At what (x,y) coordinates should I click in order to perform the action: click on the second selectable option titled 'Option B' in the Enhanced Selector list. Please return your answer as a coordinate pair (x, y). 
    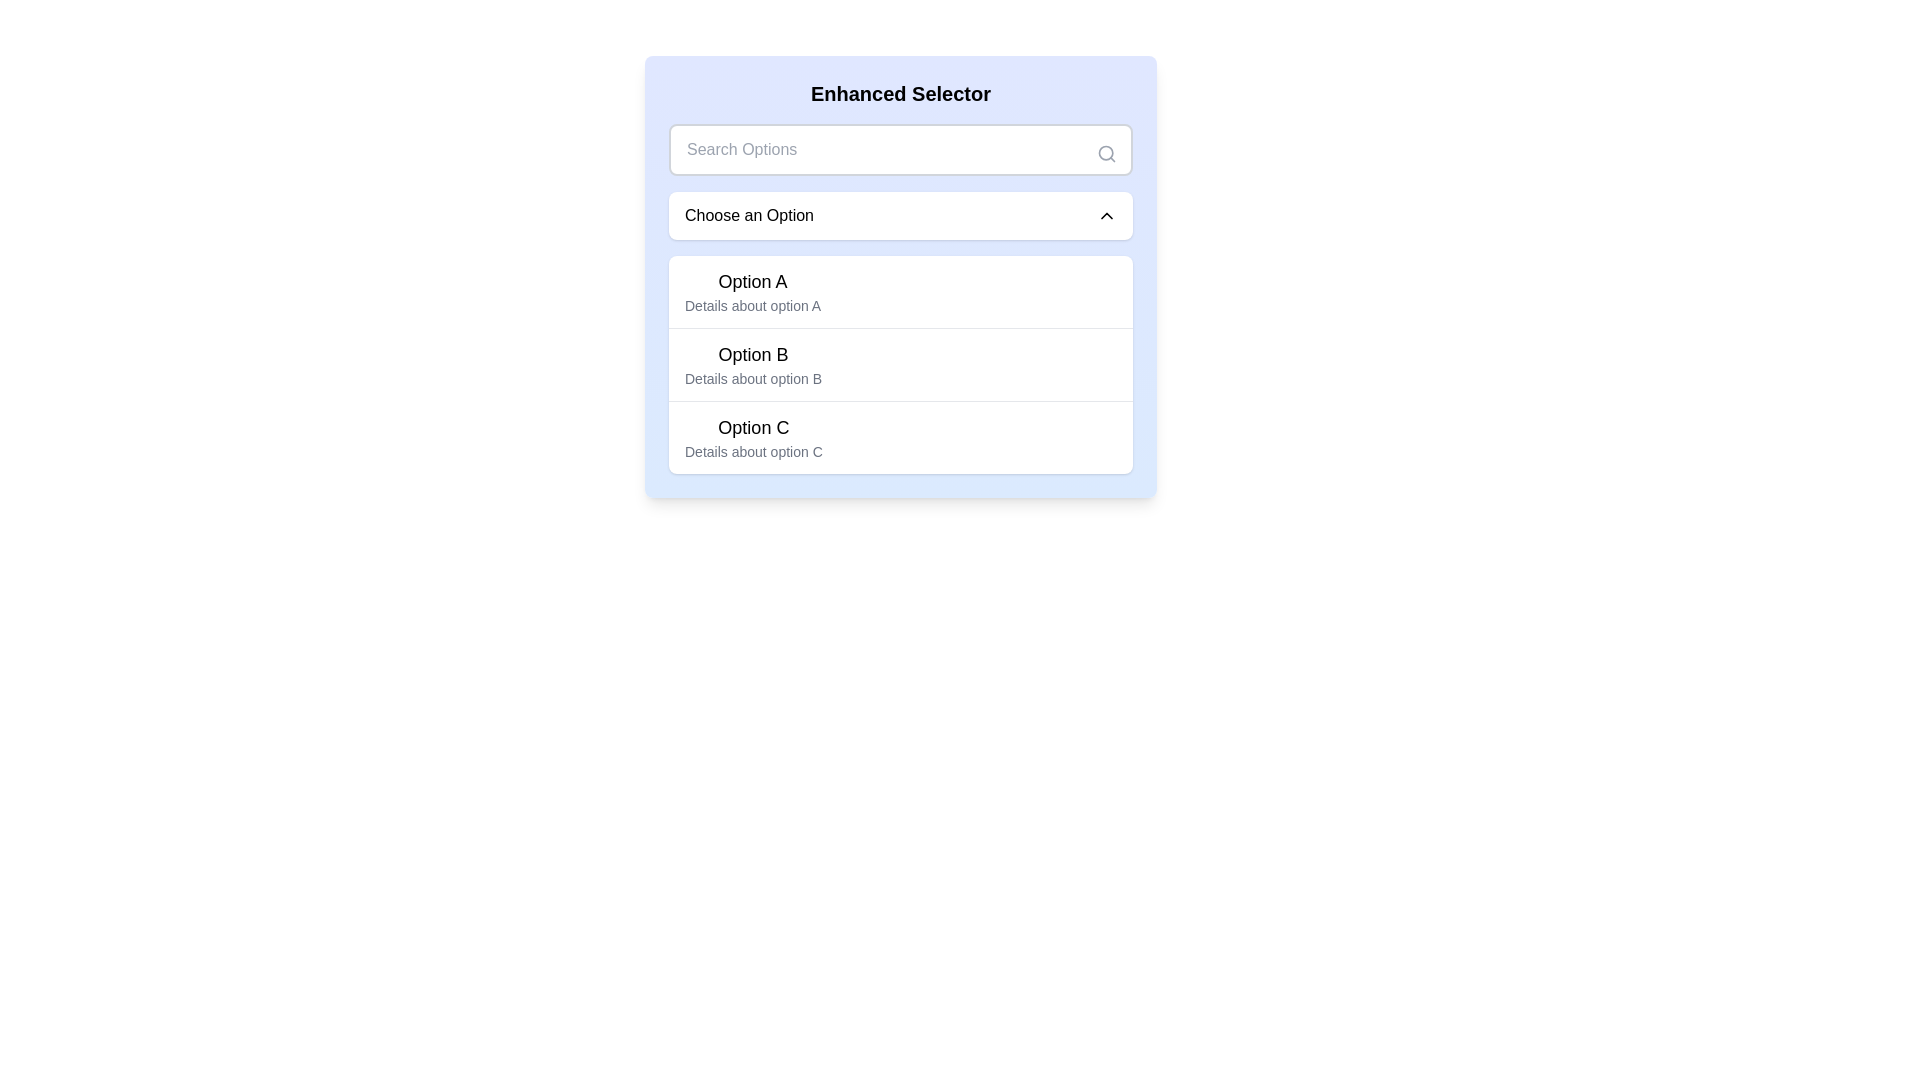
    Looking at the image, I should click on (900, 365).